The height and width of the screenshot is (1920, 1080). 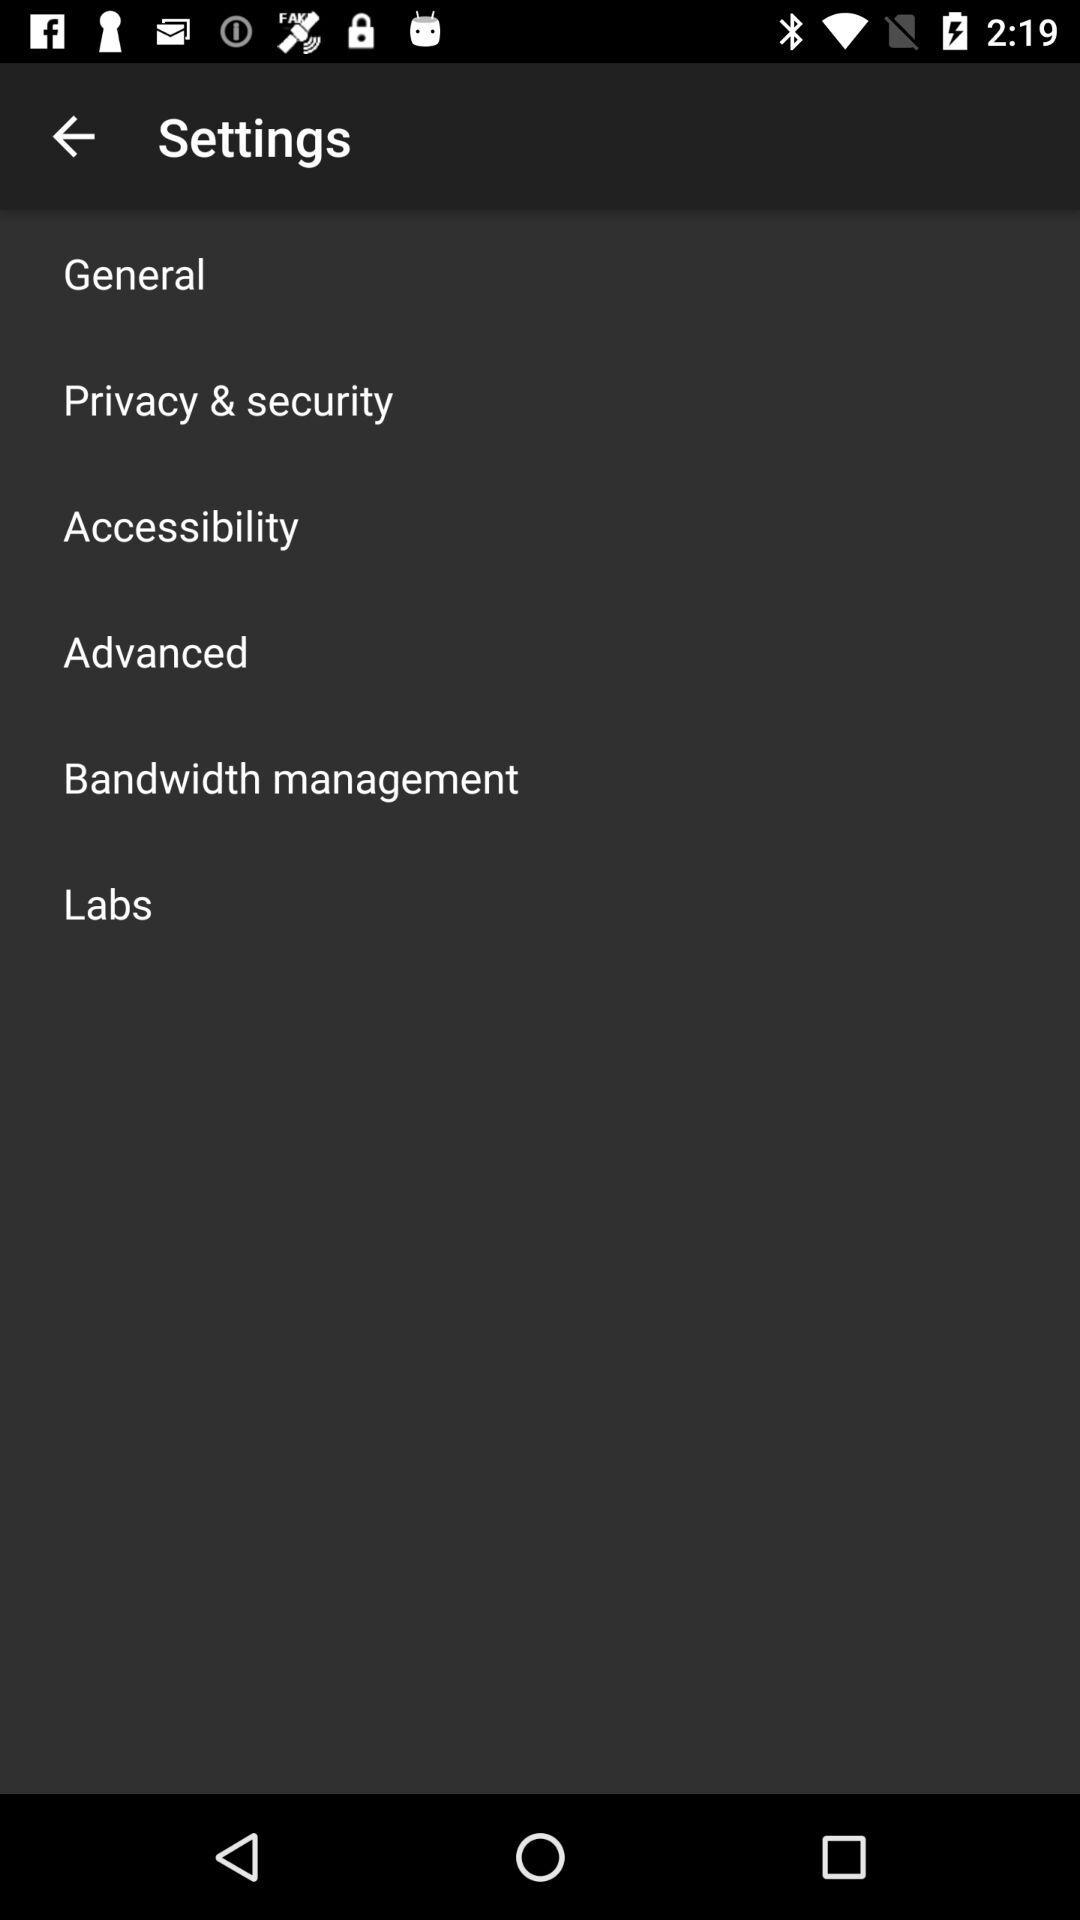 What do you see at coordinates (72, 135) in the screenshot?
I see `app to the left of settings app` at bounding box center [72, 135].